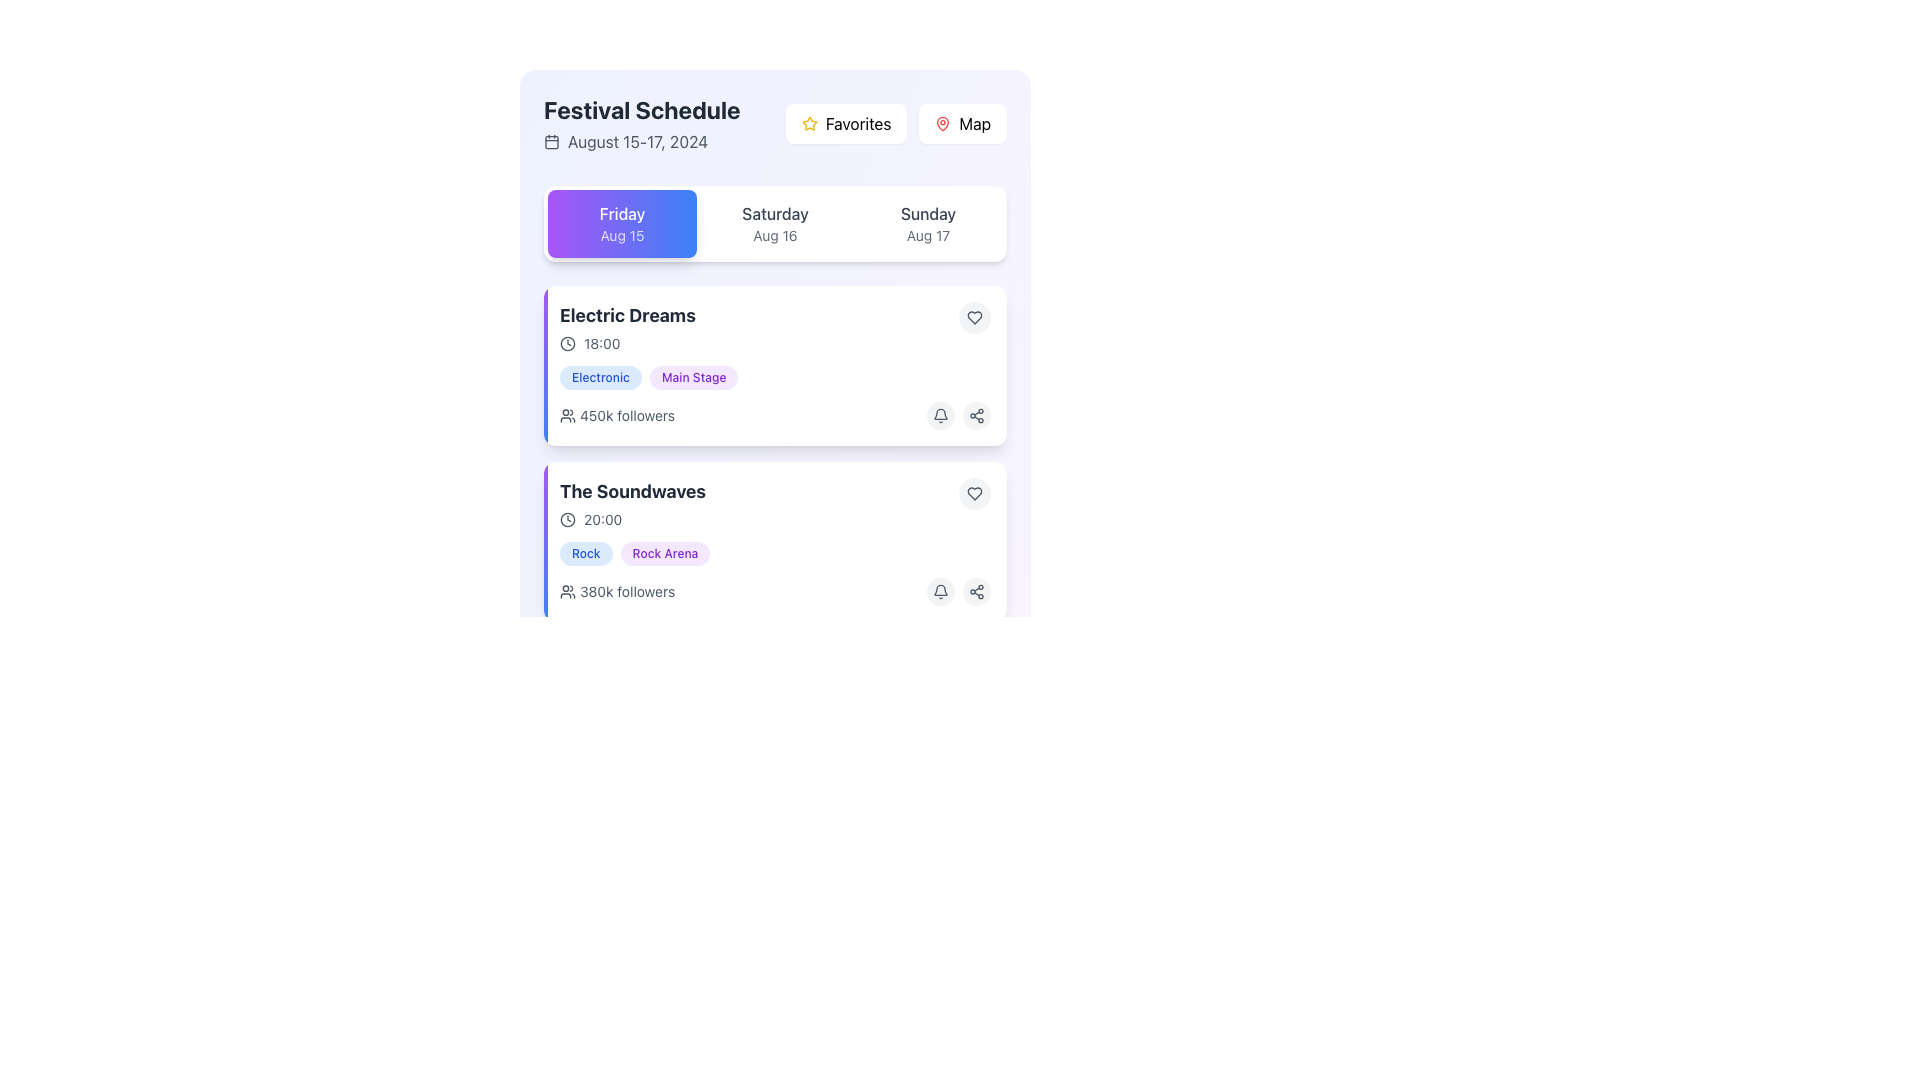 Image resolution: width=1920 pixels, height=1080 pixels. What do you see at coordinates (621, 223) in the screenshot?
I see `the leftmost button in the horizontal series beneath the title 'Festival Schedule'` at bounding box center [621, 223].